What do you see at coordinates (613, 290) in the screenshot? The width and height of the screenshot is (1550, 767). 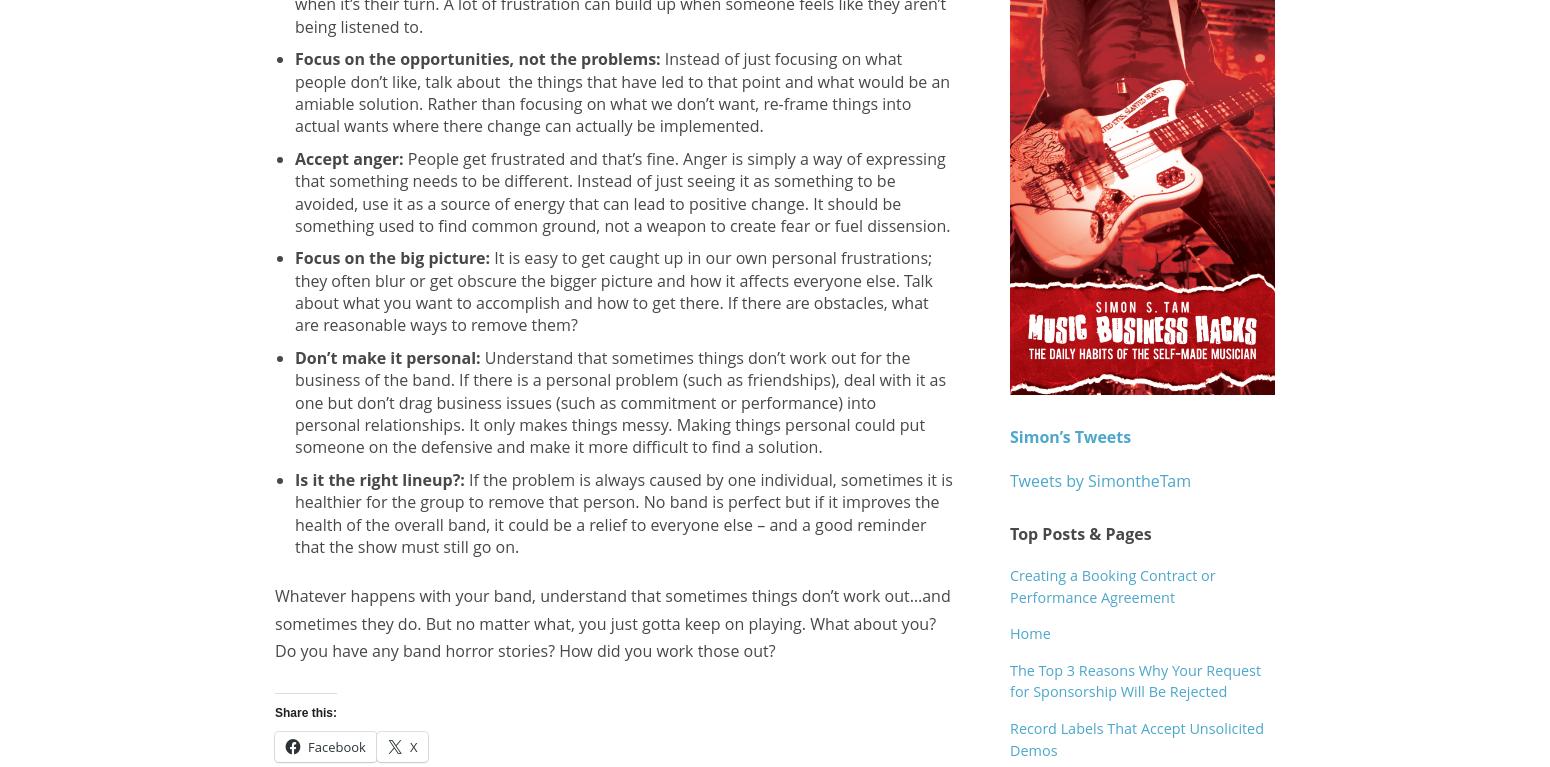 I see `'It is easy to get caught up in our own personal frustrations; they often blur or get obscure the bigger picture and how it affects everyone else. Talk about what you want to accomplish and how to get there. If there are obstacles, what are reasonable ways to remove them?'` at bounding box center [613, 290].